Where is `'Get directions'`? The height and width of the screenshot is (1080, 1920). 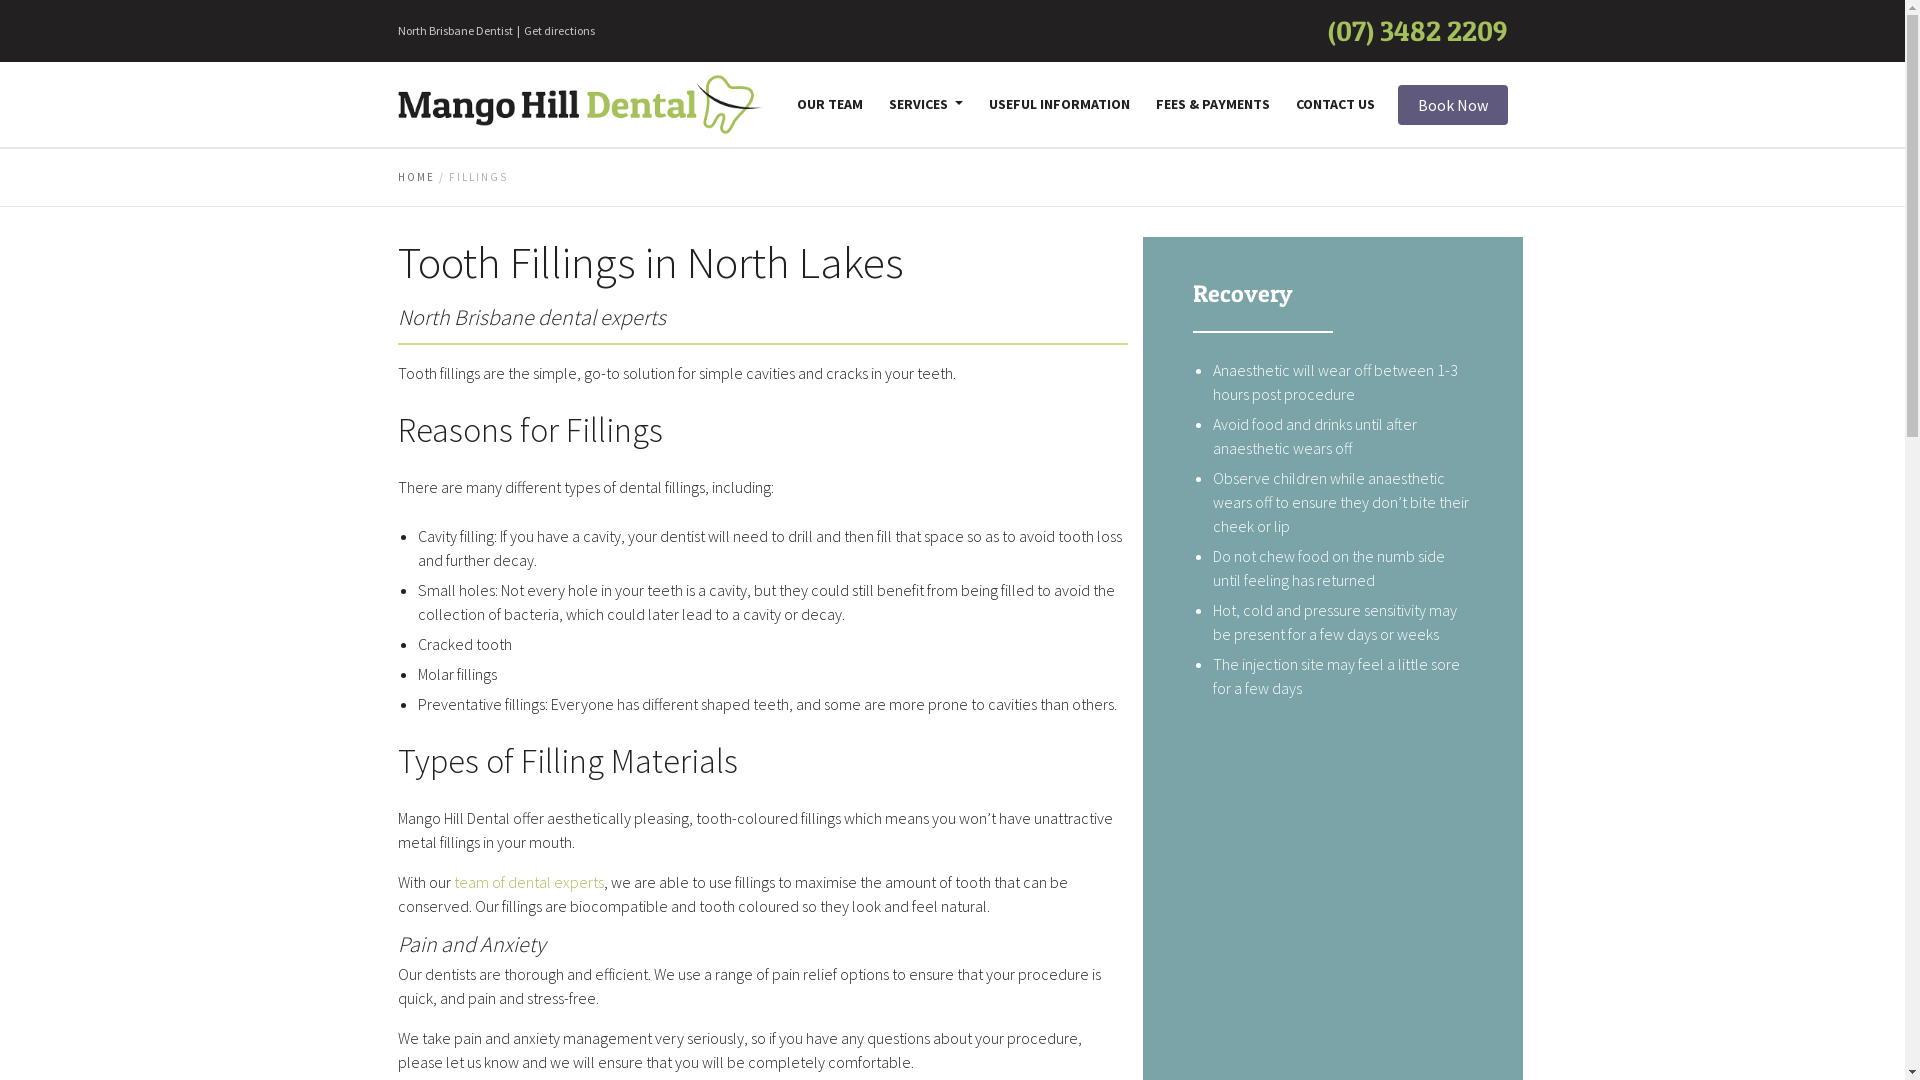
'Get directions' is located at coordinates (523, 30).